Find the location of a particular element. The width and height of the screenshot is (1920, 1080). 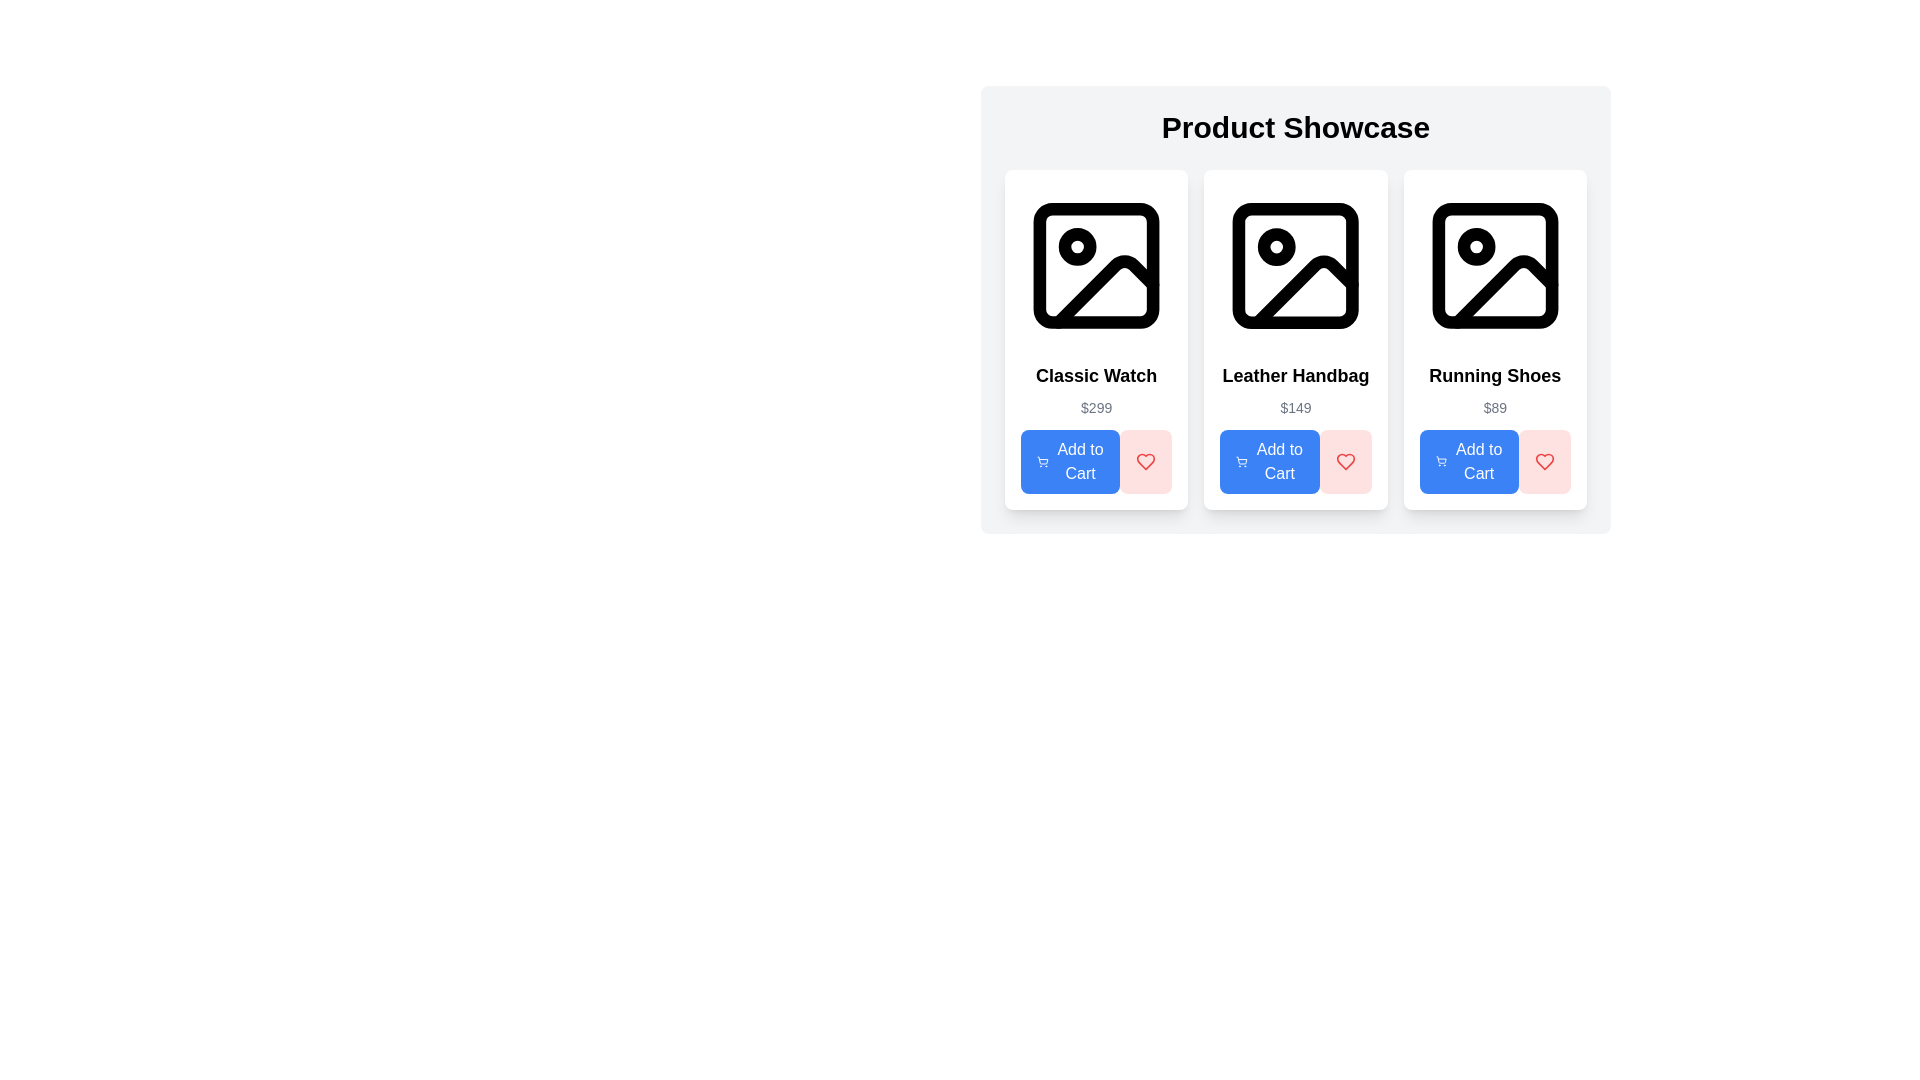

the decorative circle located within the image icon of the 'Running Shoes' product card in the upper left quadrant is located at coordinates (1476, 246).